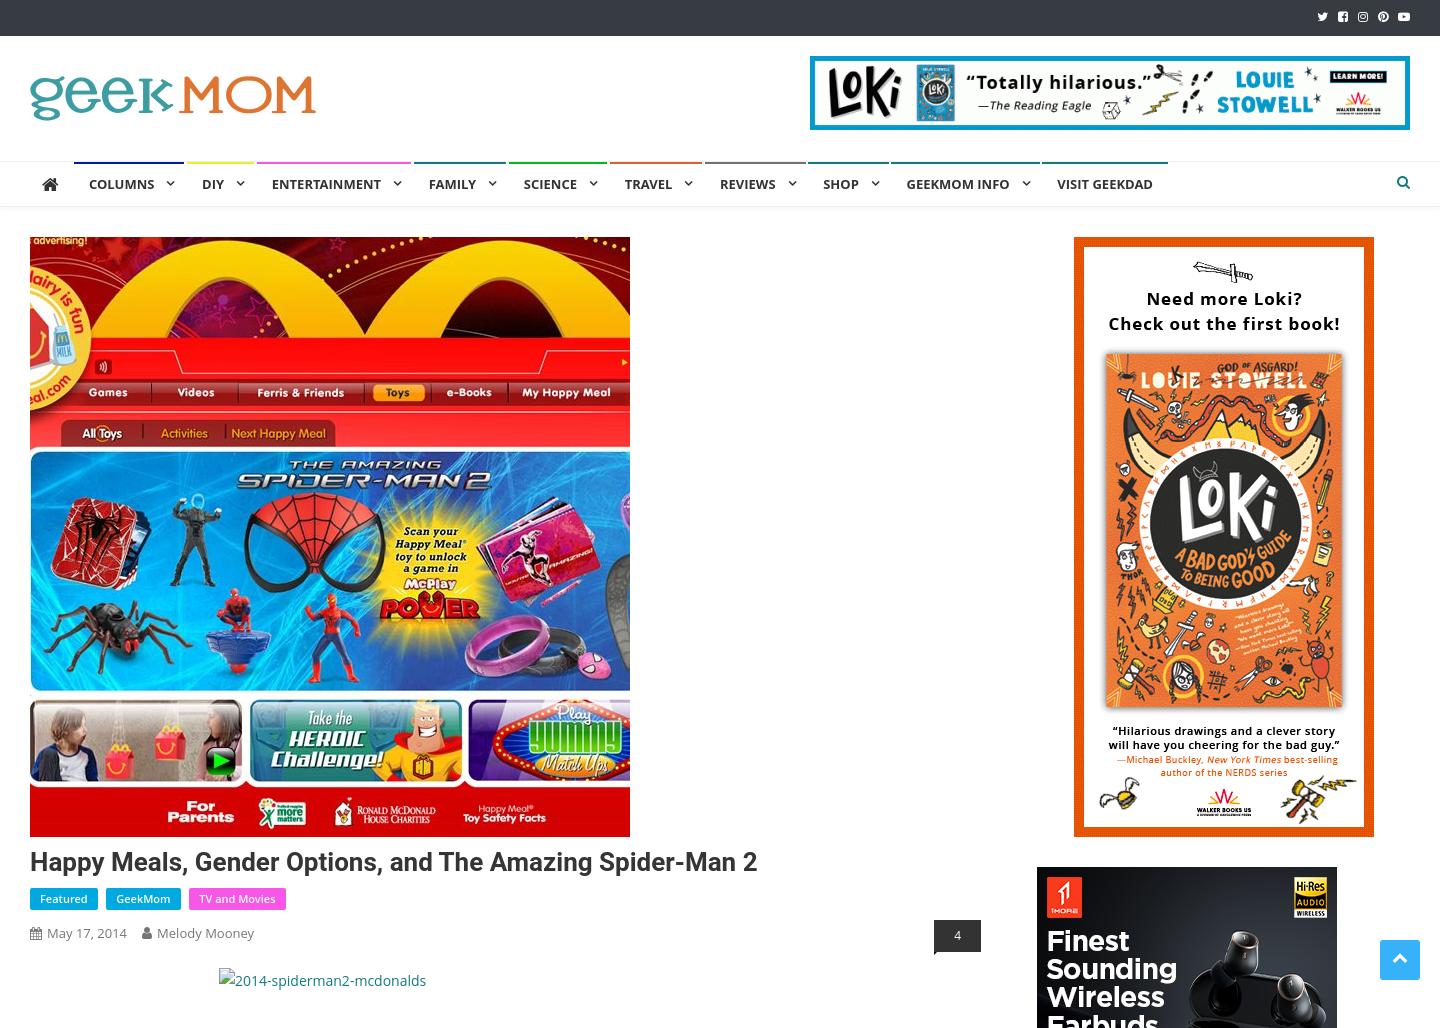 The width and height of the screenshot is (1440, 1028). Describe the element at coordinates (718, 276) in the screenshot. I see `'Electronics'` at that location.